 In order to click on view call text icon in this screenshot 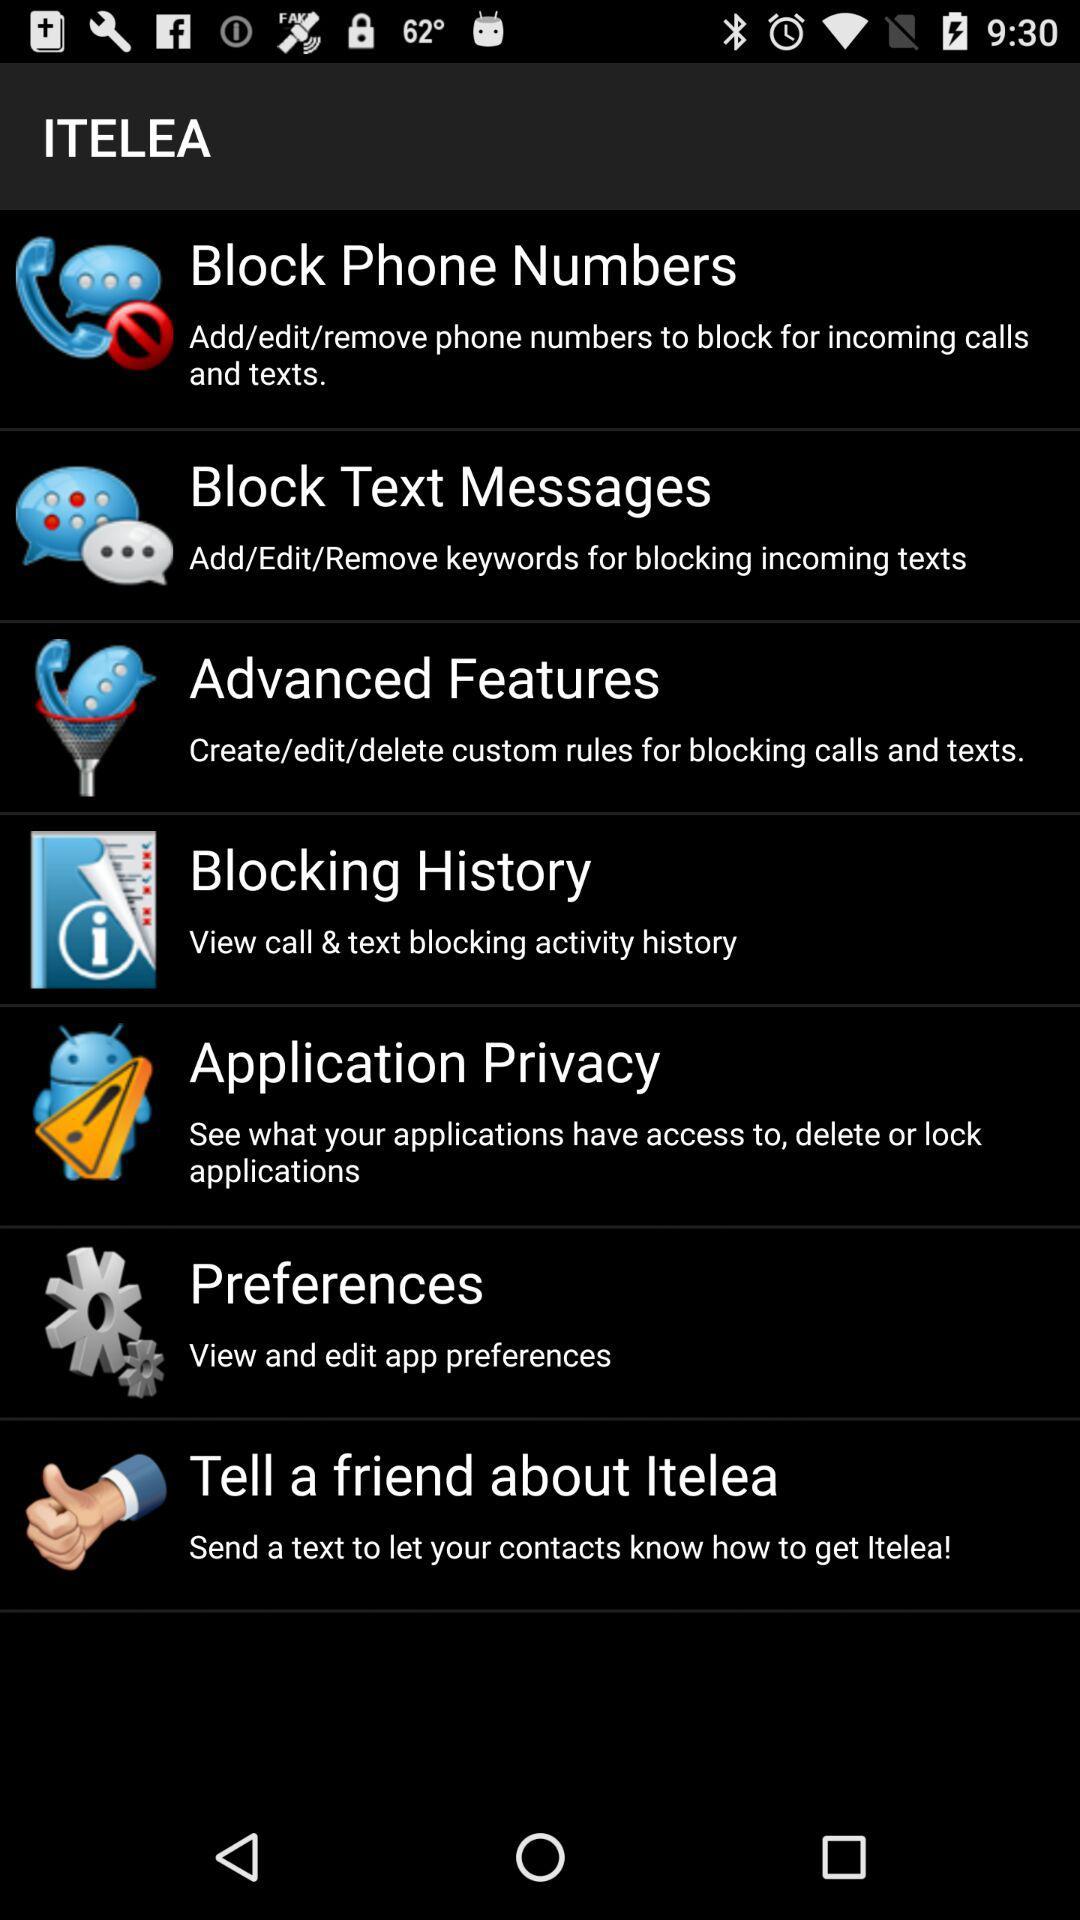, I will do `click(625, 939)`.